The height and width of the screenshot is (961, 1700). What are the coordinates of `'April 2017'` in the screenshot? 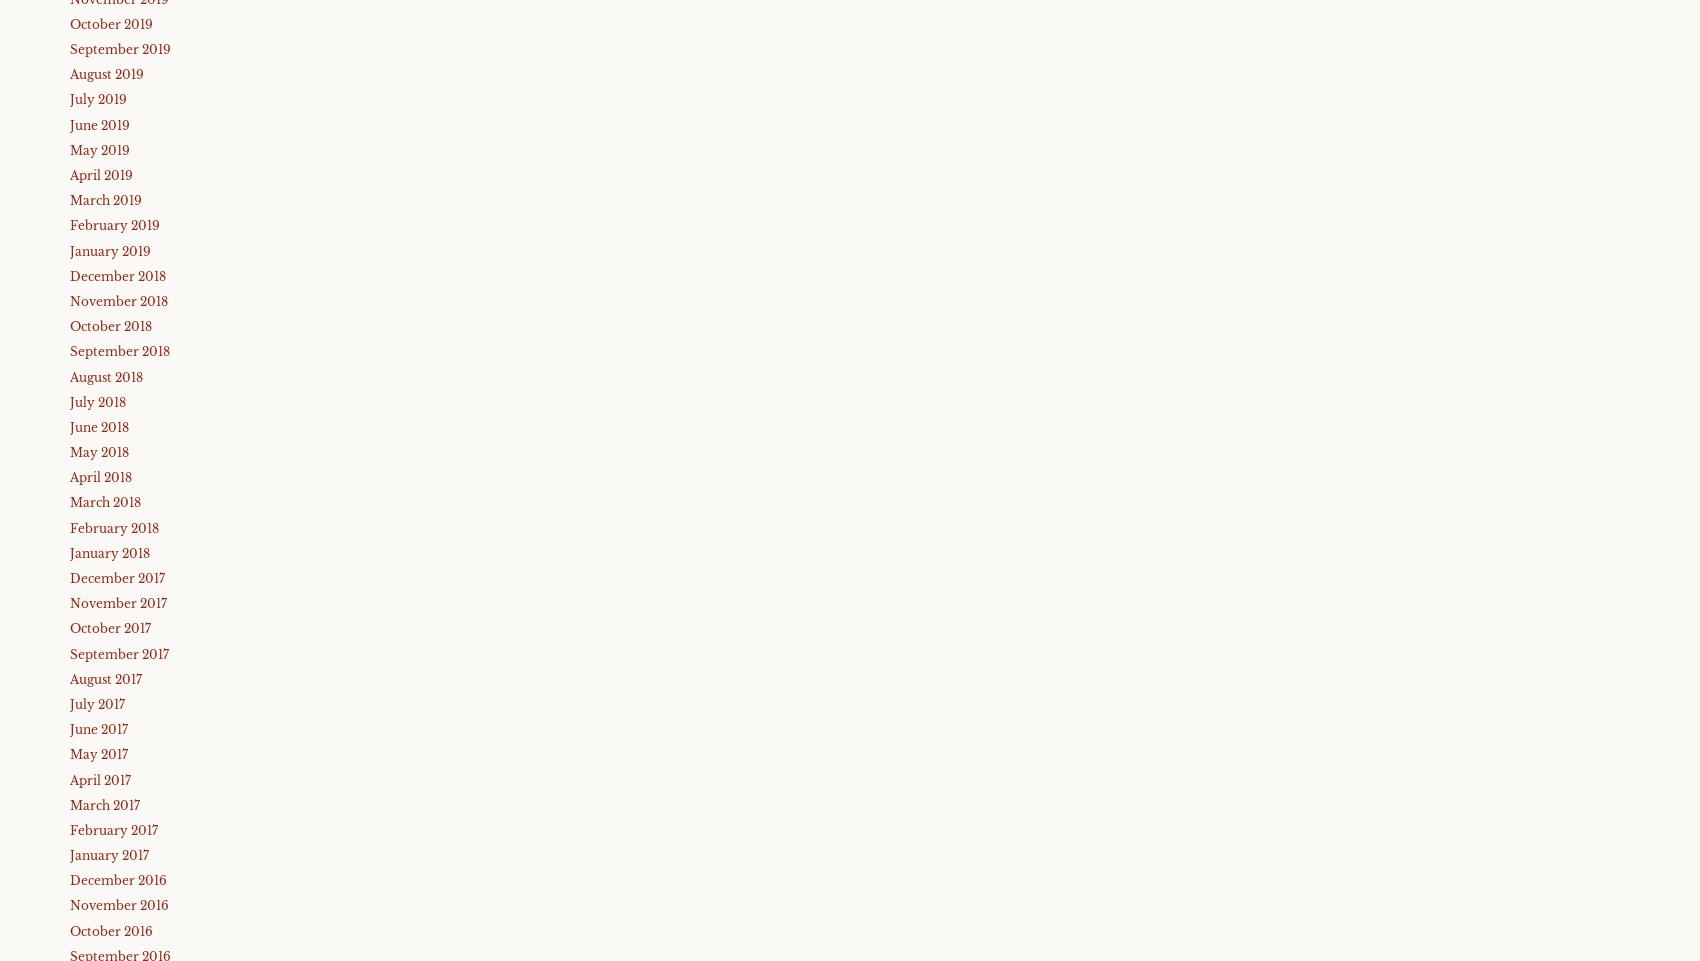 It's located at (70, 778).